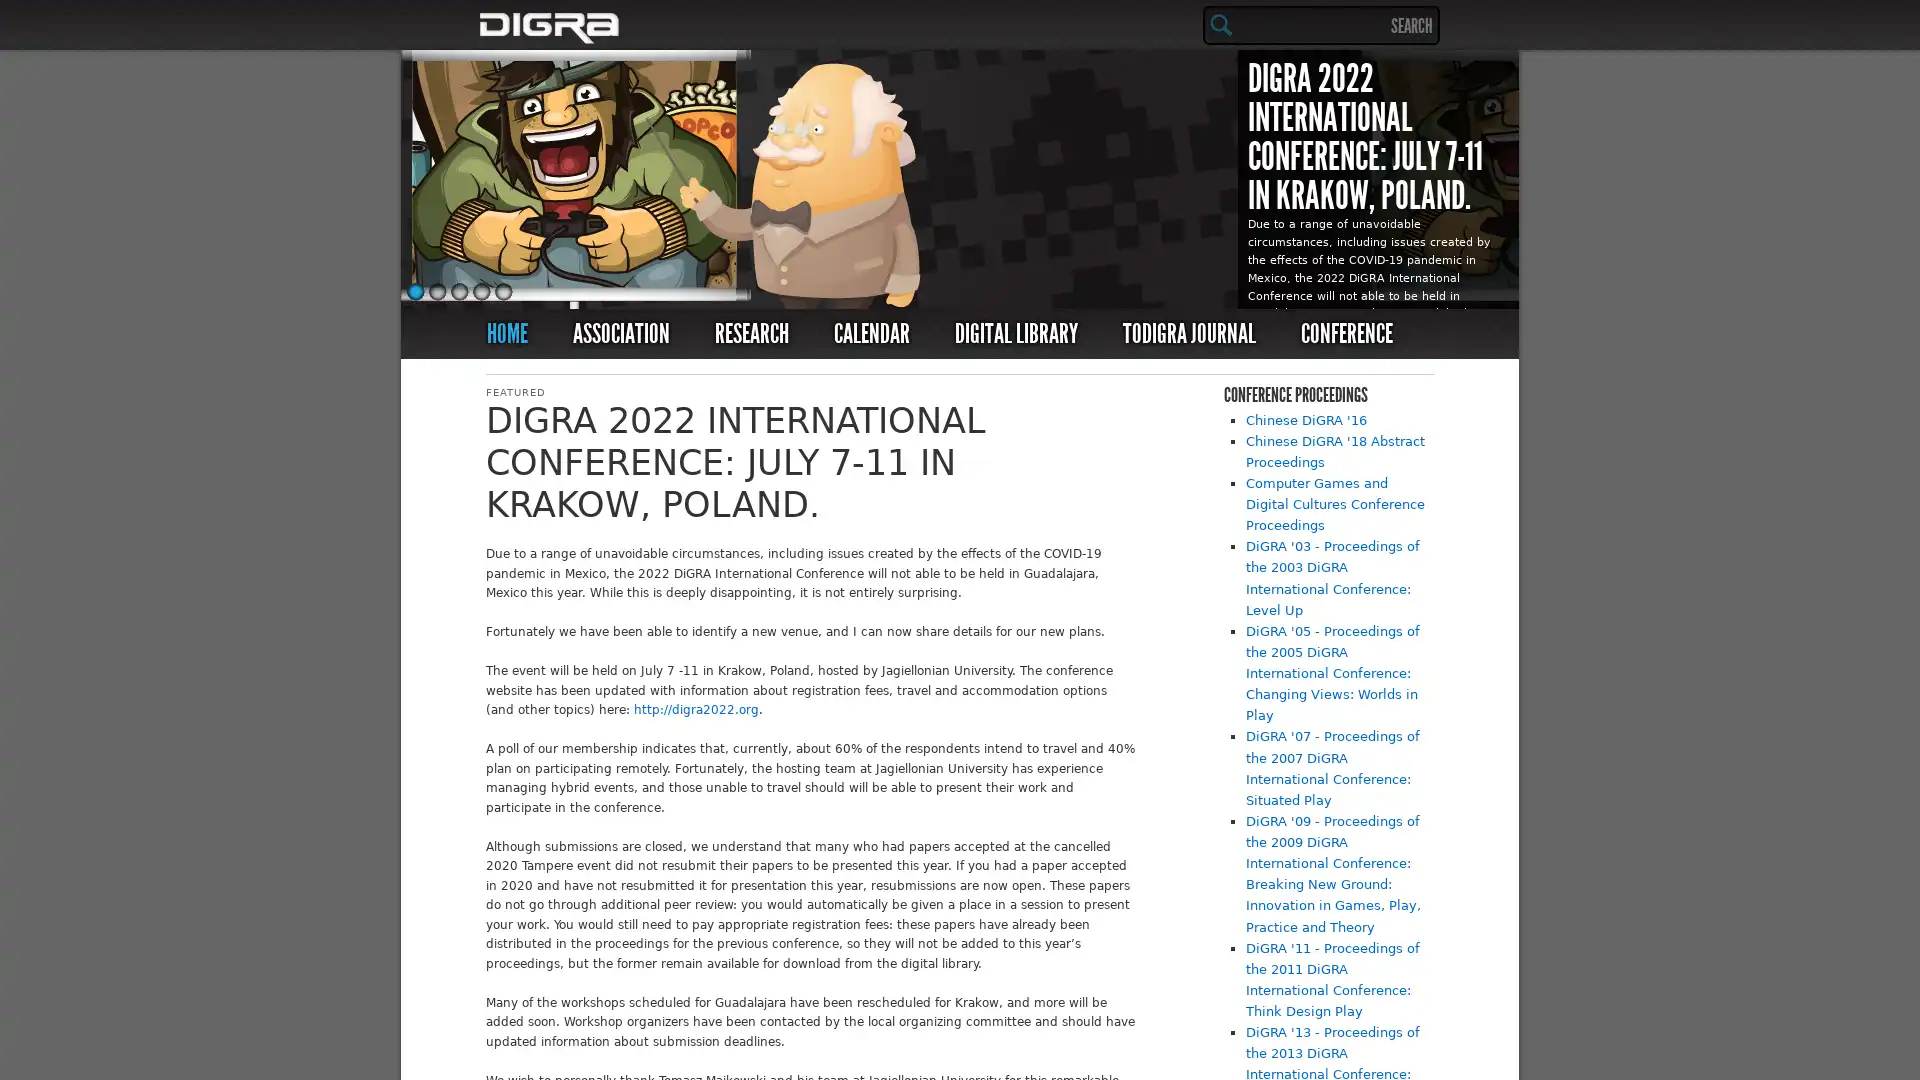 This screenshot has width=1920, height=1080. What do you see at coordinates (1220, 25) in the screenshot?
I see `Search` at bounding box center [1220, 25].